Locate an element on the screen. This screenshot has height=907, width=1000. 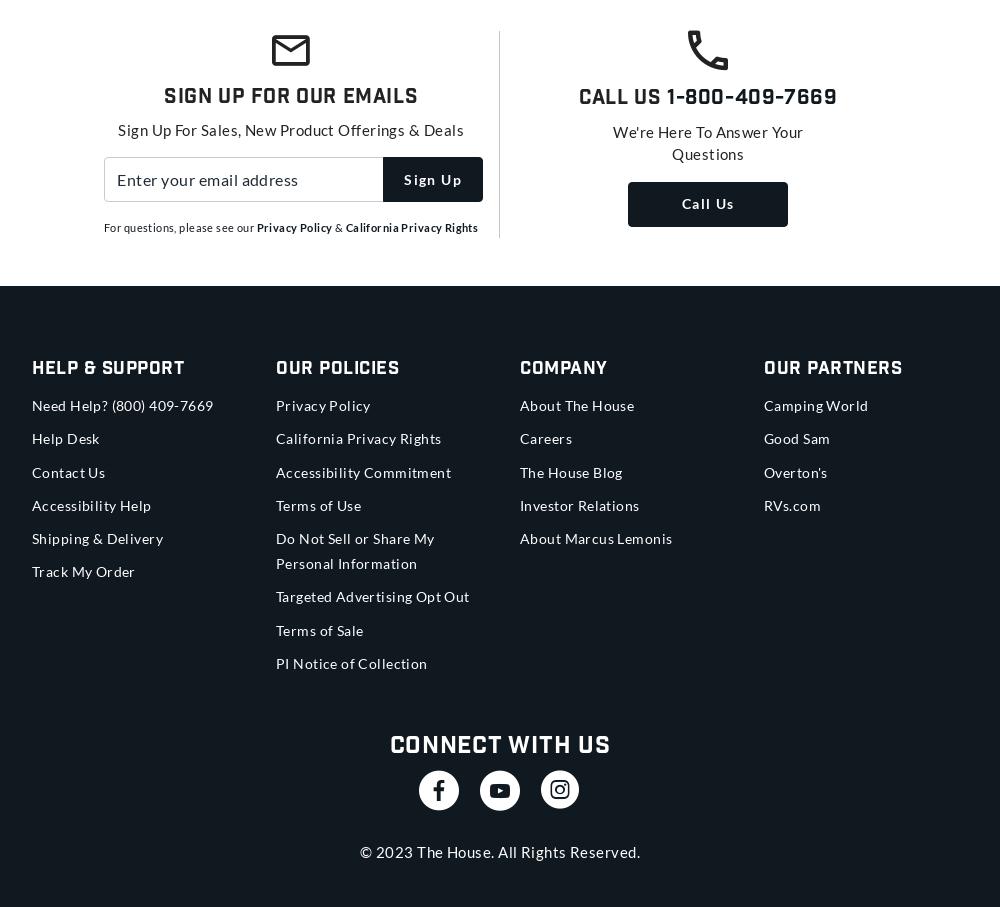
'Accessibility Commitment' is located at coordinates (362, 471).